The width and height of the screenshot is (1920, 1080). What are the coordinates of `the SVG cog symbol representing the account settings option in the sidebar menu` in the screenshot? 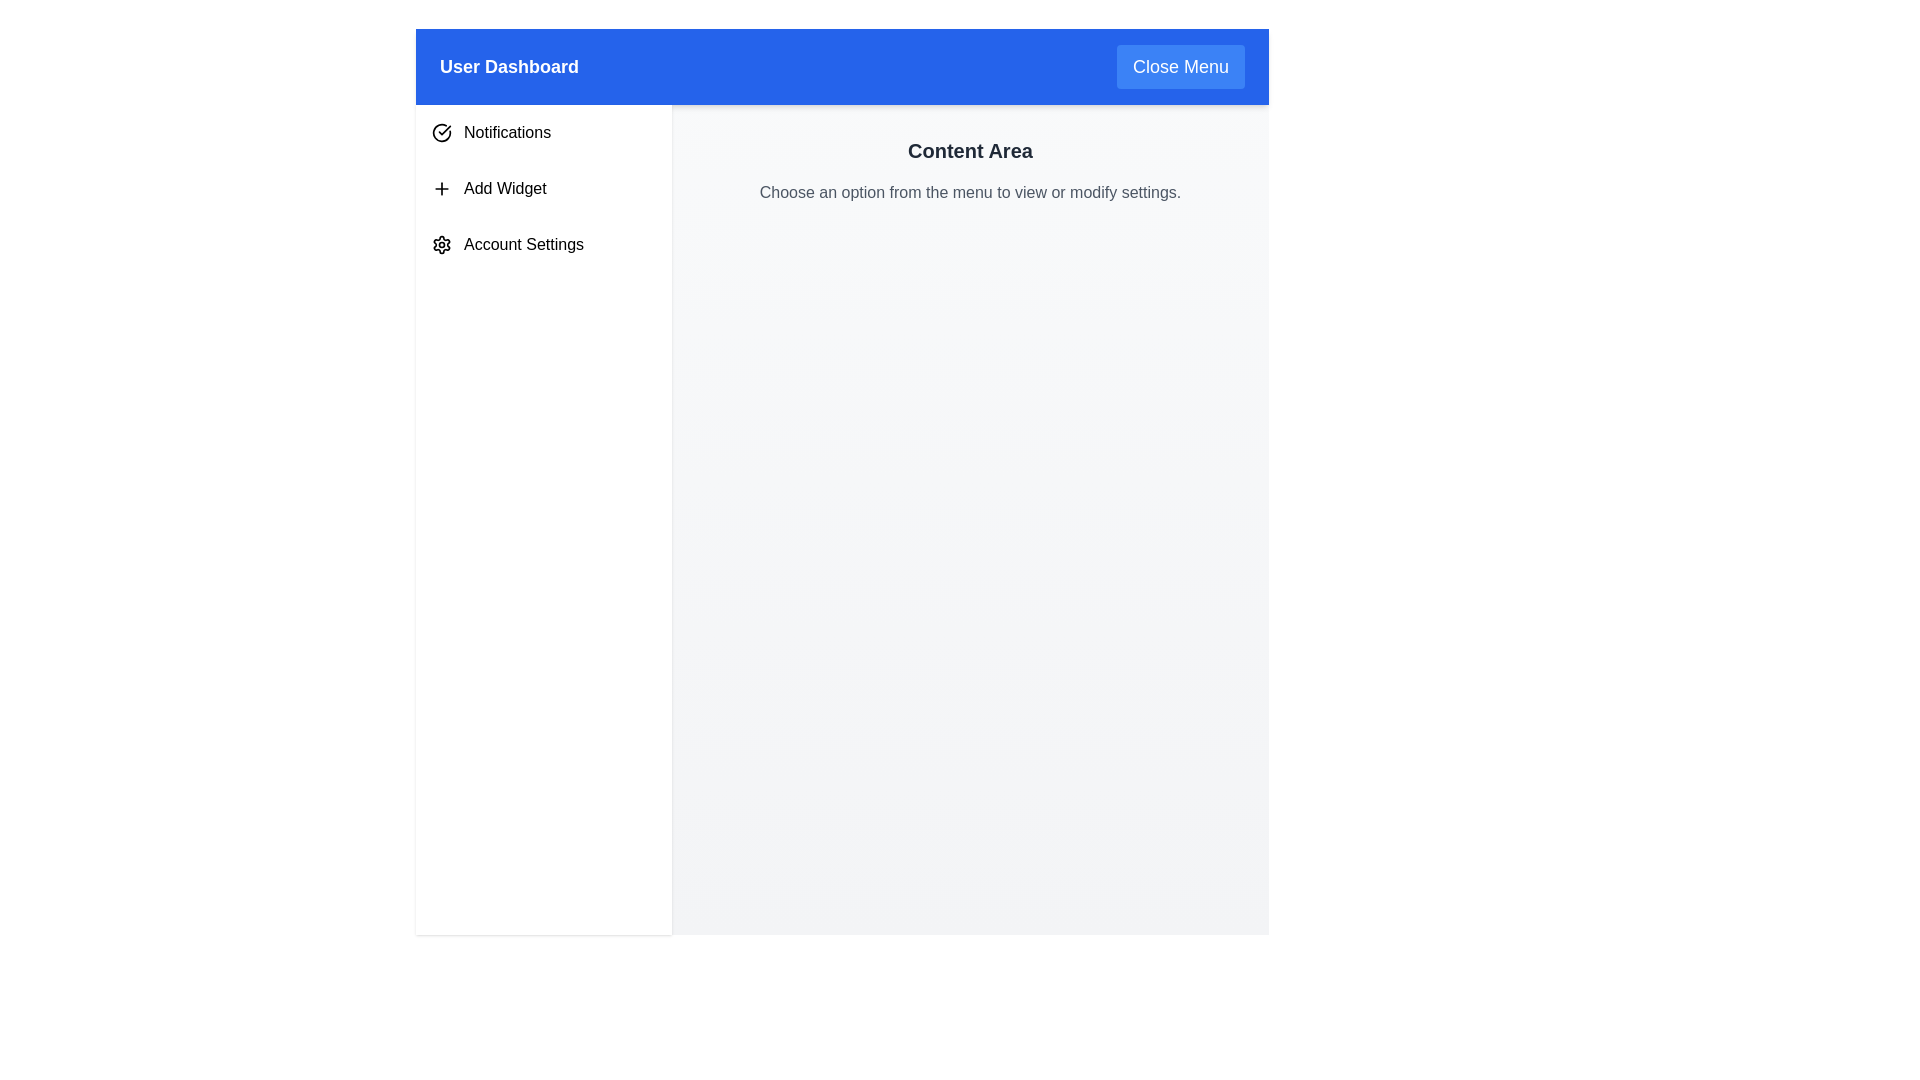 It's located at (440, 244).